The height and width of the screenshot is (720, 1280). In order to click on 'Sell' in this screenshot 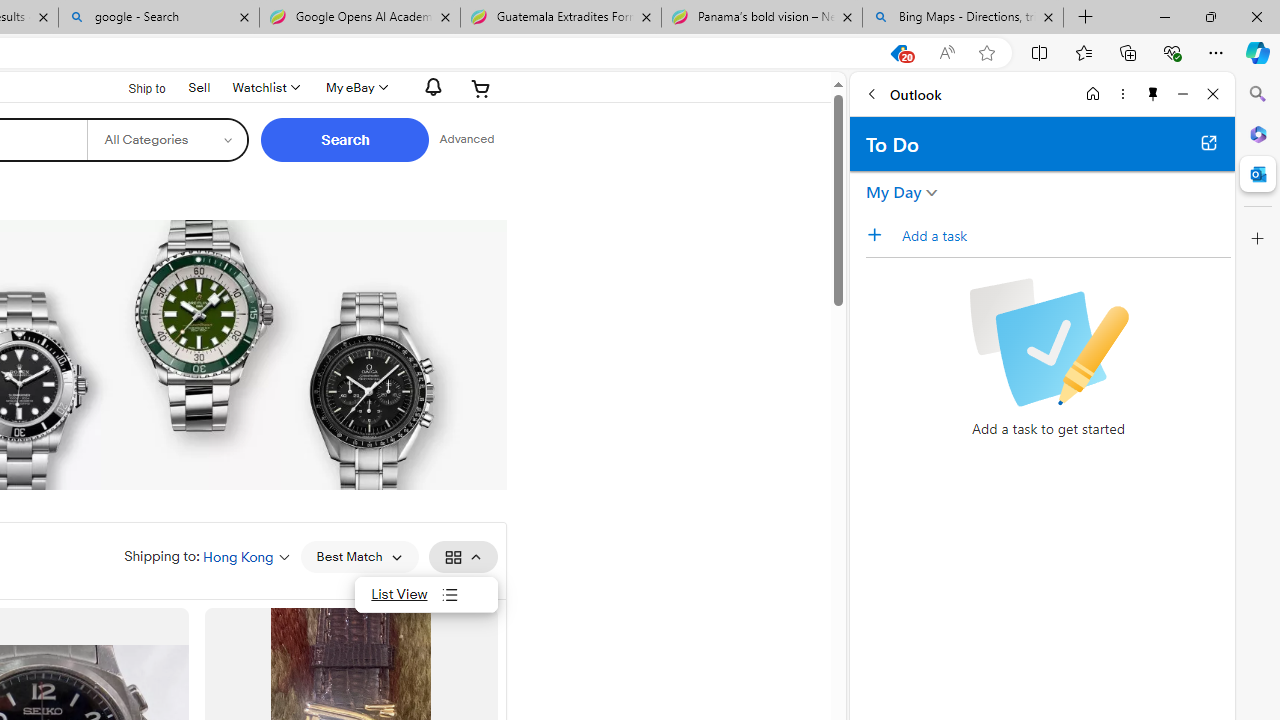, I will do `click(199, 86)`.